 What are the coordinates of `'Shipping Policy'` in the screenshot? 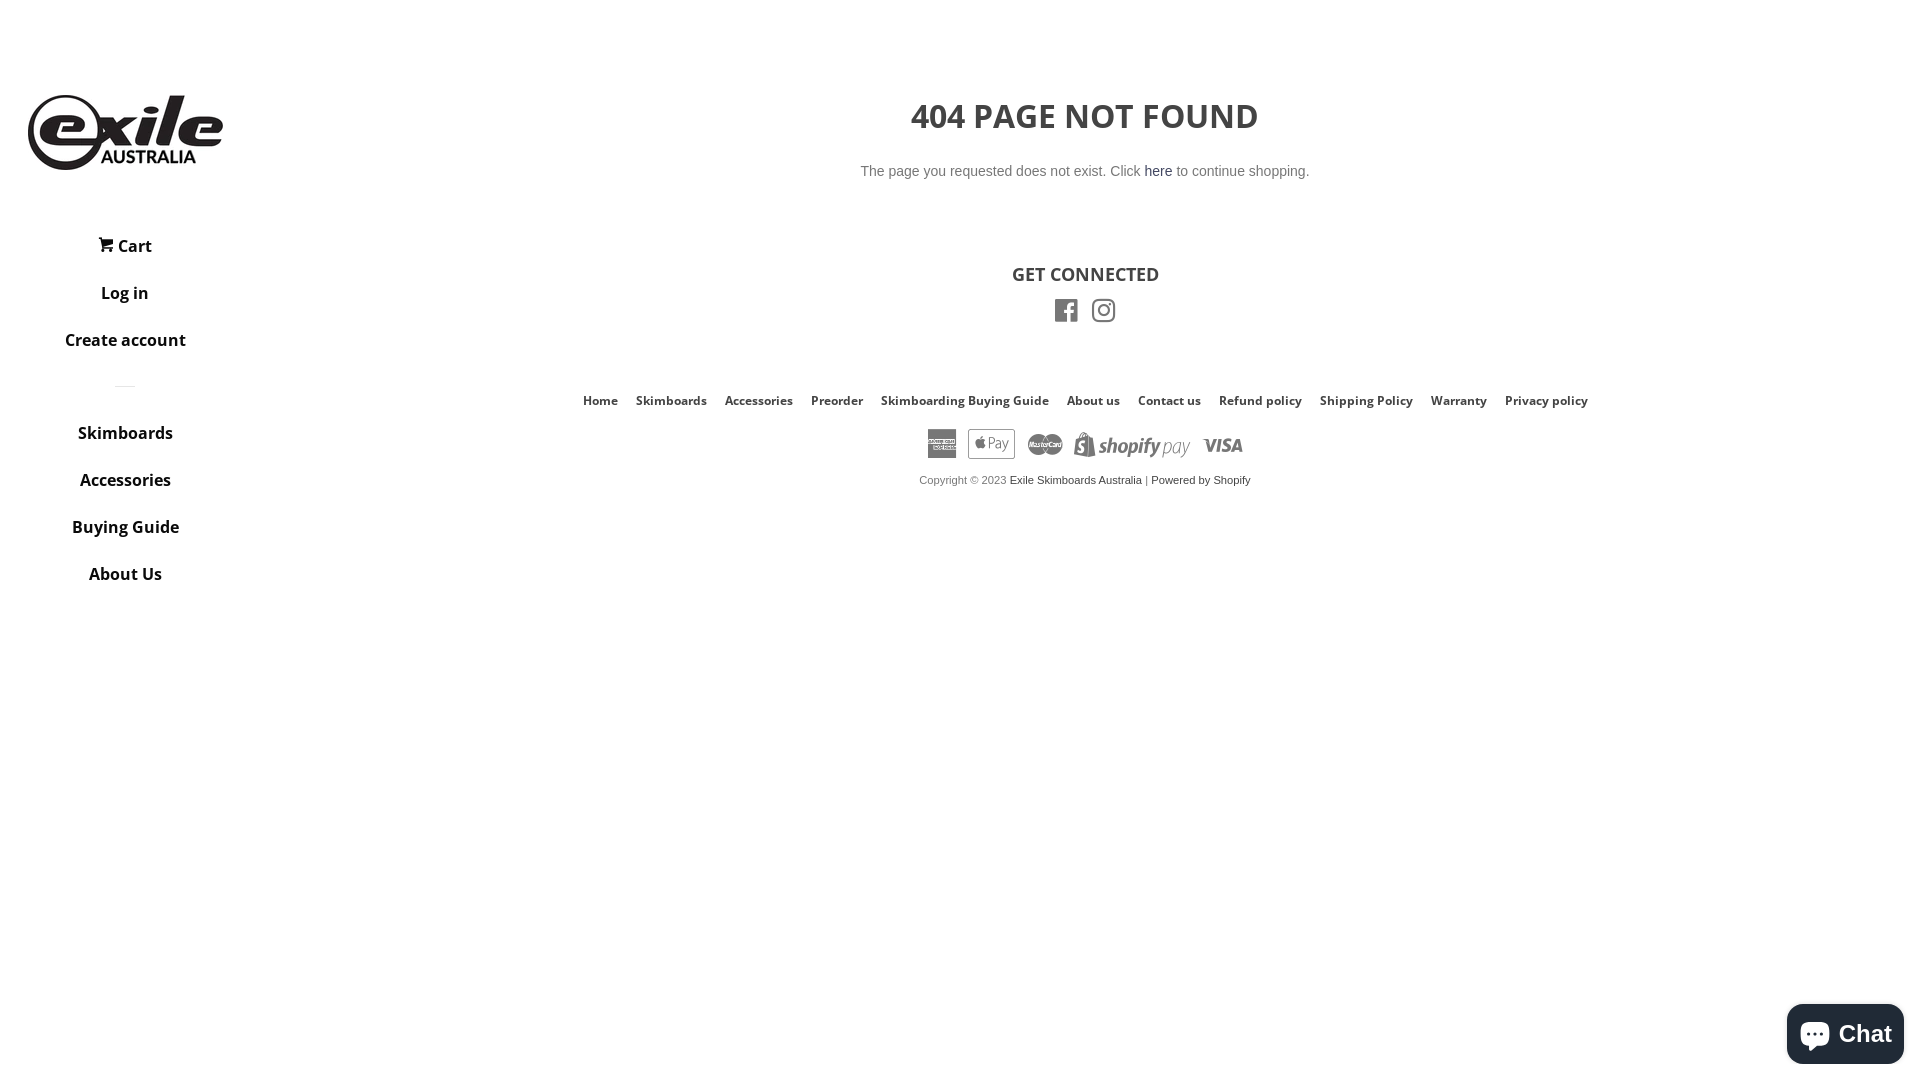 It's located at (1365, 400).